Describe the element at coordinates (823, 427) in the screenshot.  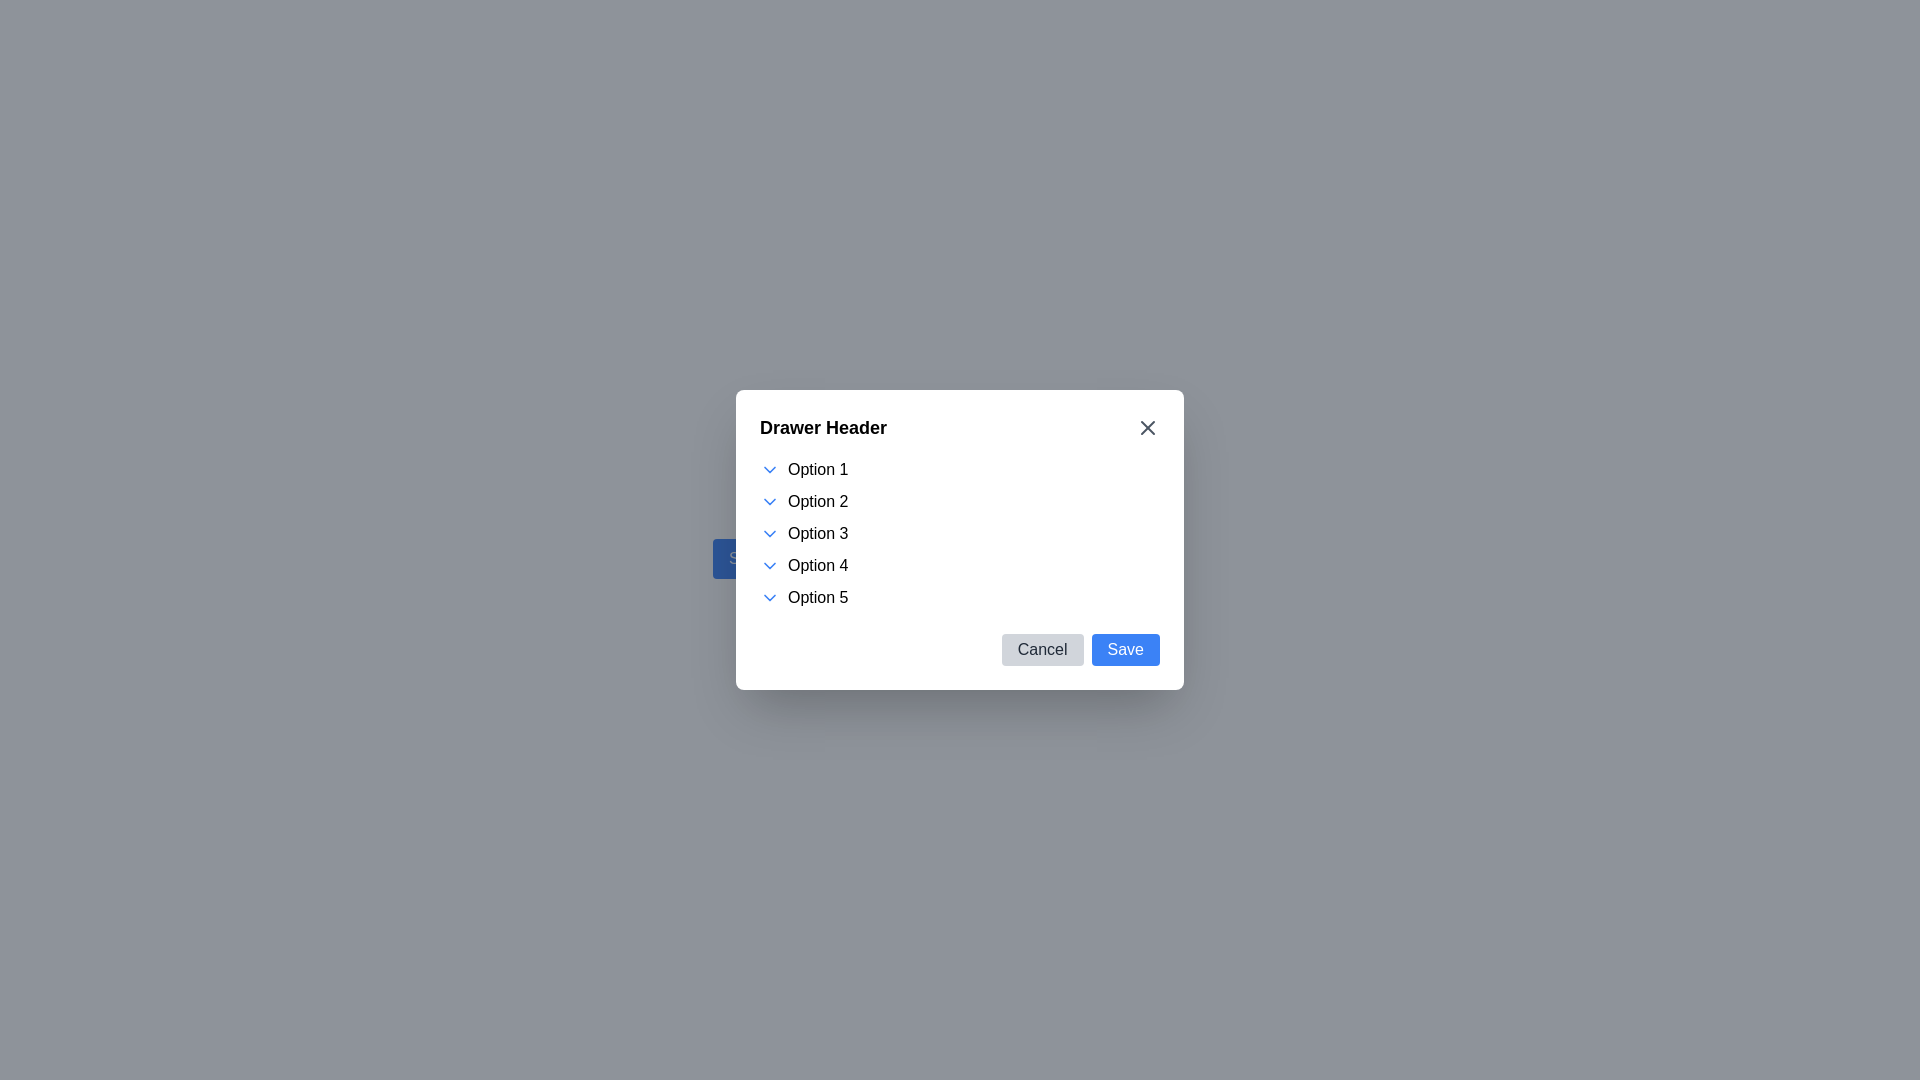
I see `the Text Label, which serves as the title or header for the dialog box, located in the header section of the modal box at the top-center of the dialog` at that location.